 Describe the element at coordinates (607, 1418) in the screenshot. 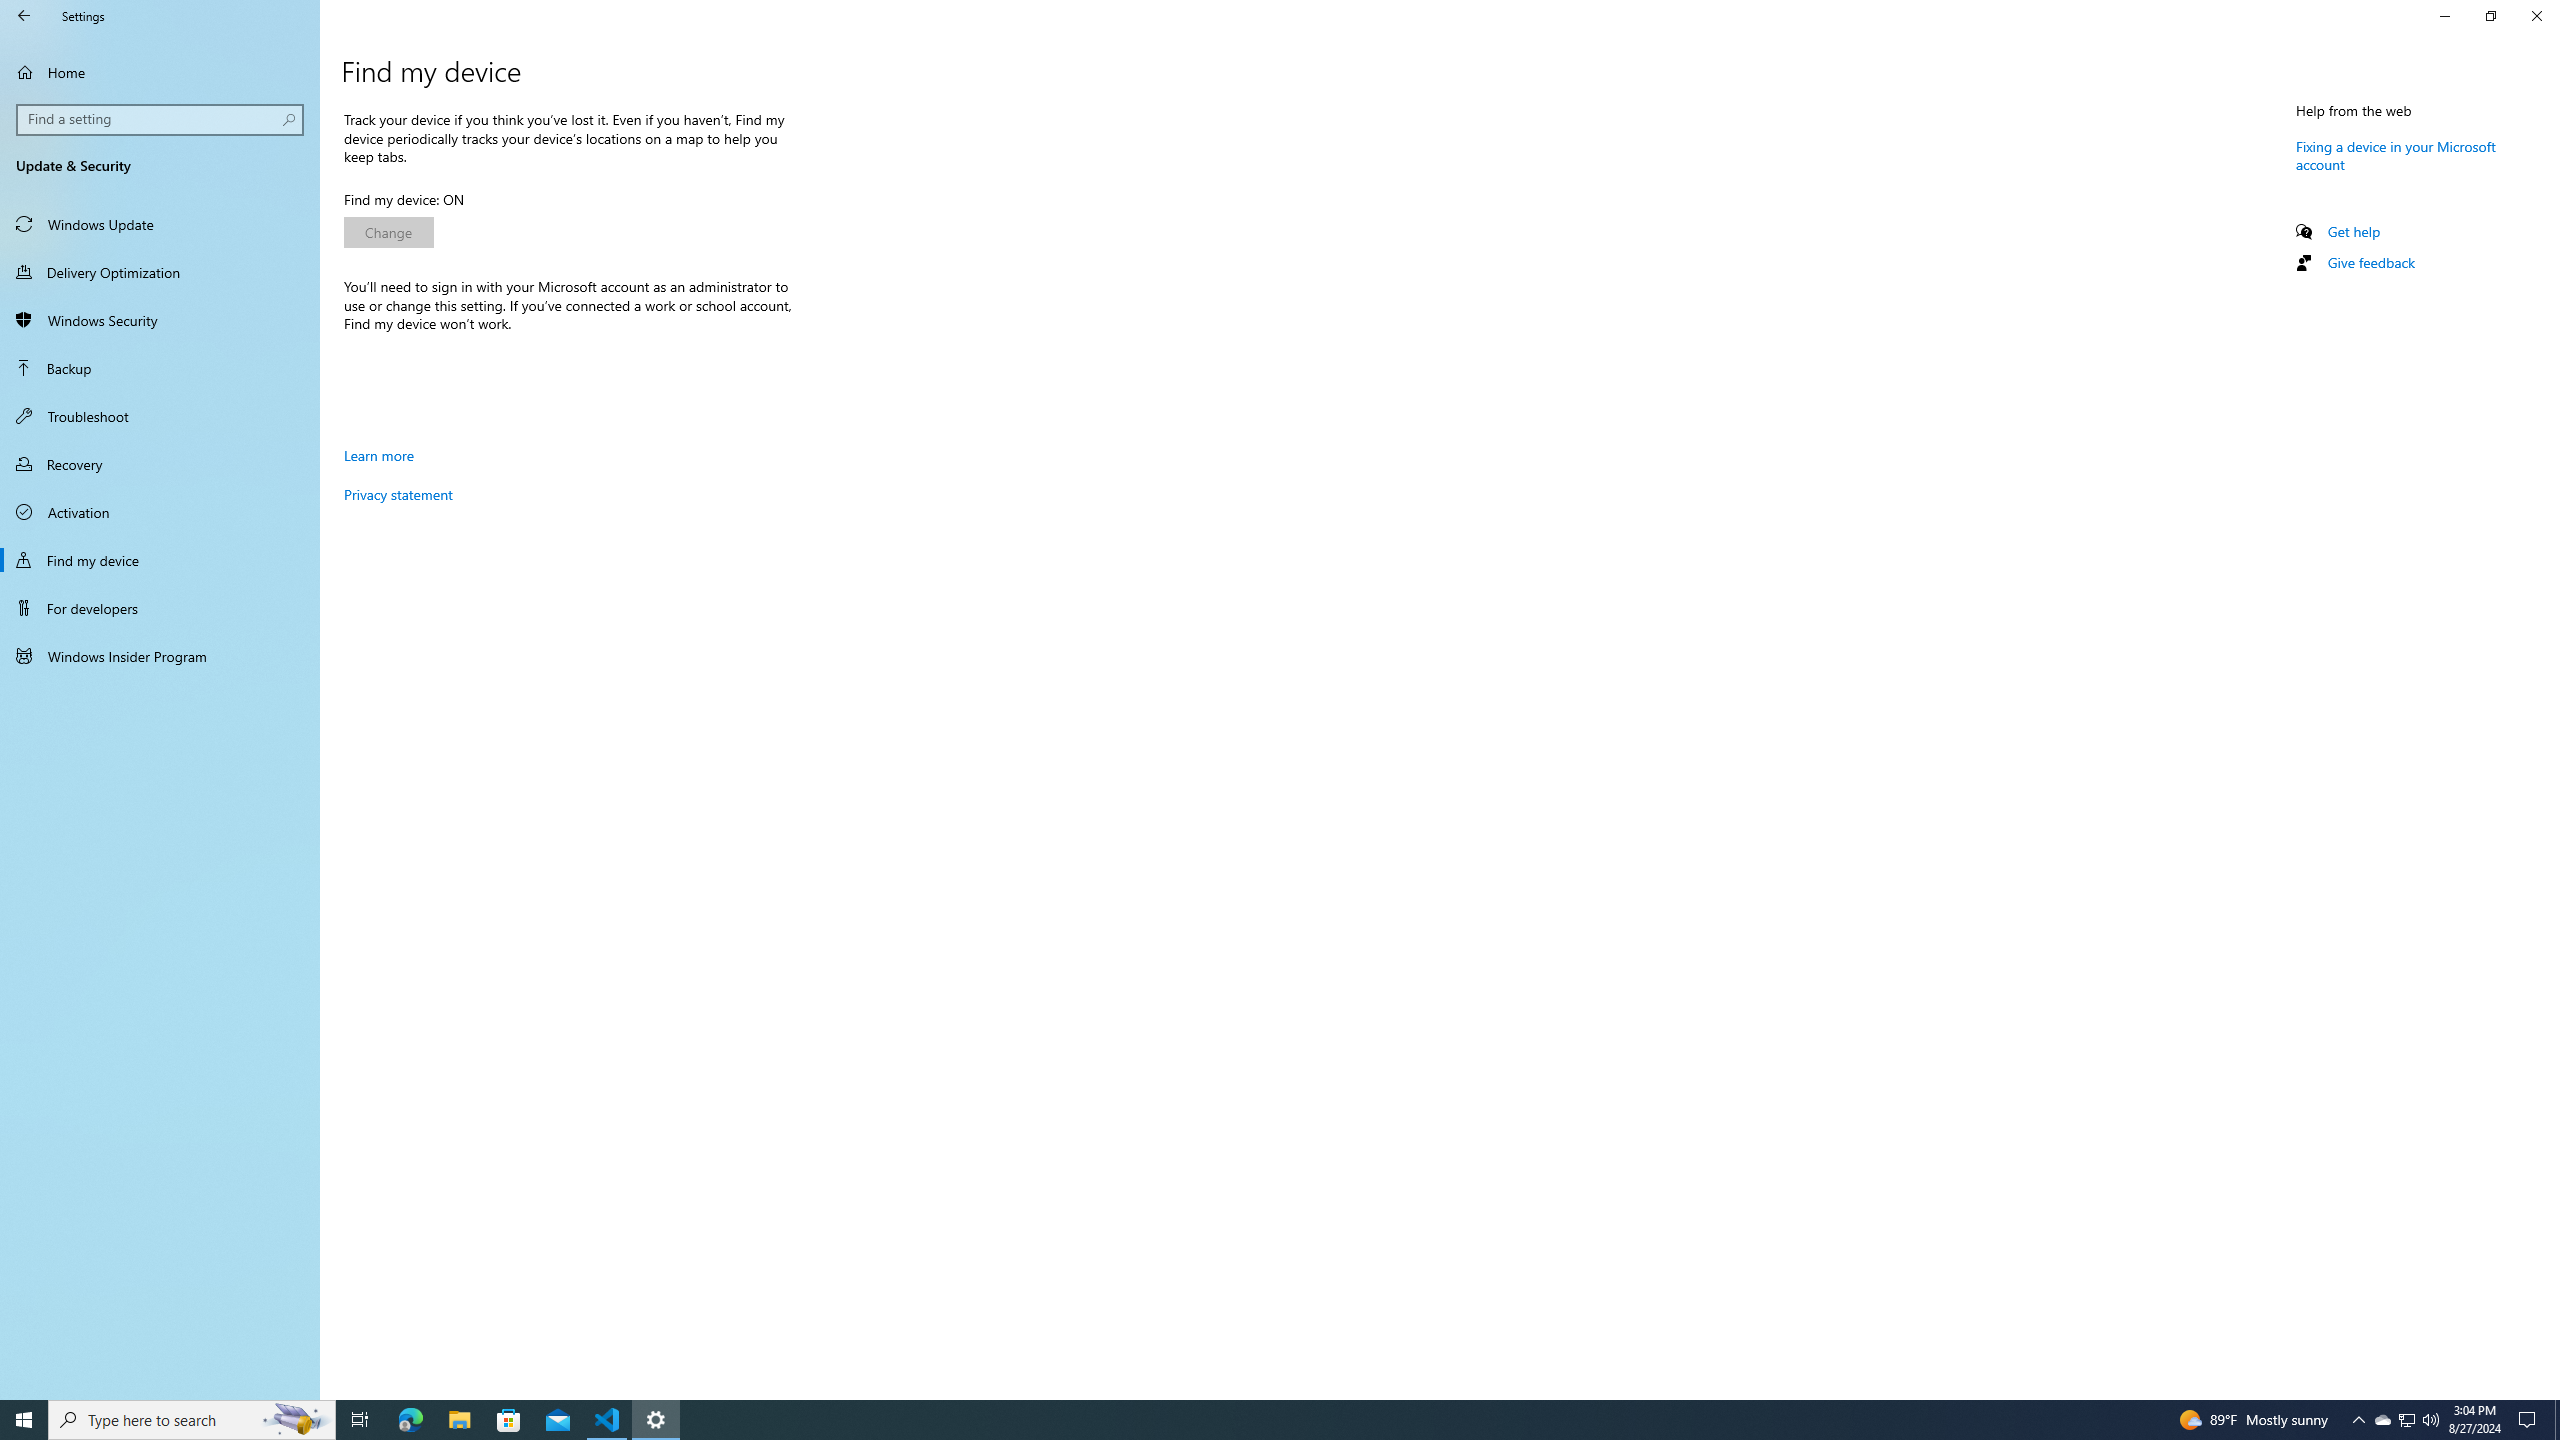

I see `'Visual Studio Code - 1 running window'` at that location.